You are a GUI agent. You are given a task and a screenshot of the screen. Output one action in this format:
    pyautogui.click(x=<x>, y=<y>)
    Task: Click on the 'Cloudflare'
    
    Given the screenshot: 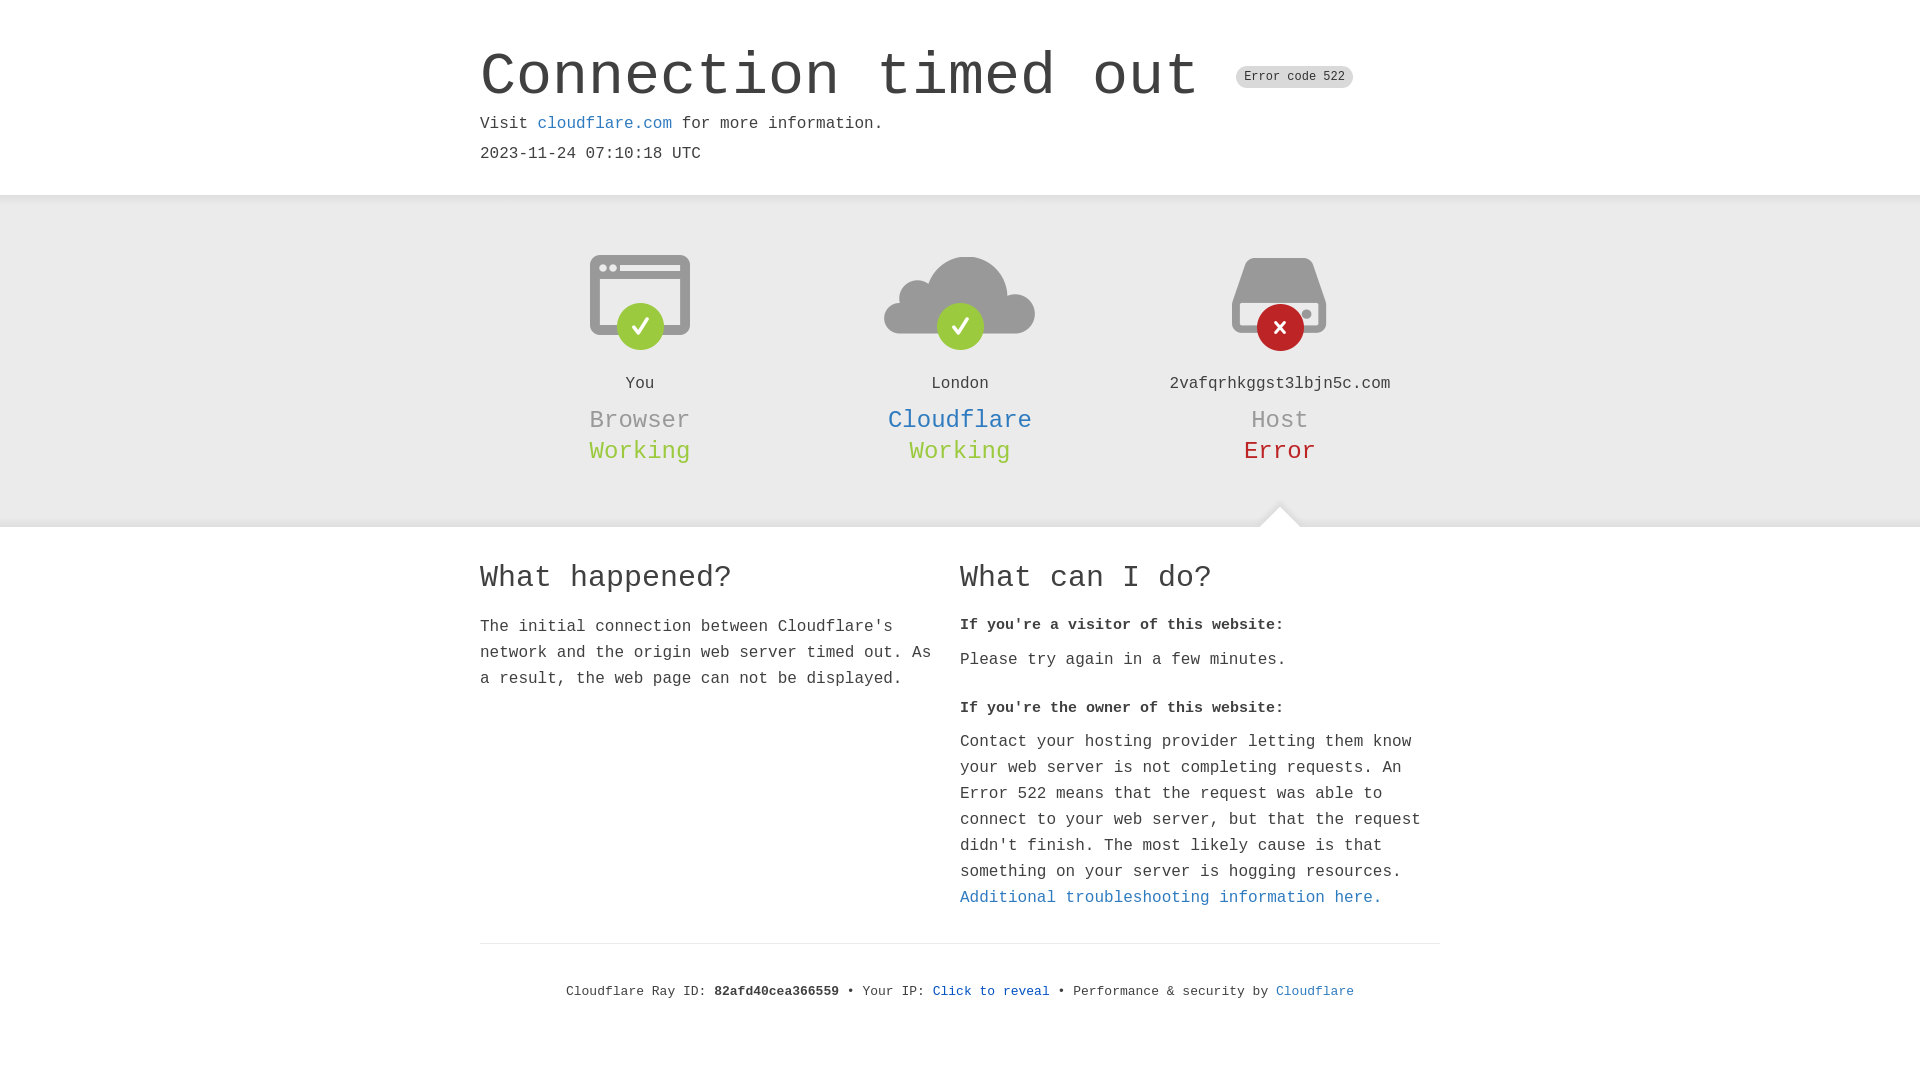 What is the action you would take?
    pyautogui.click(x=960, y=419)
    